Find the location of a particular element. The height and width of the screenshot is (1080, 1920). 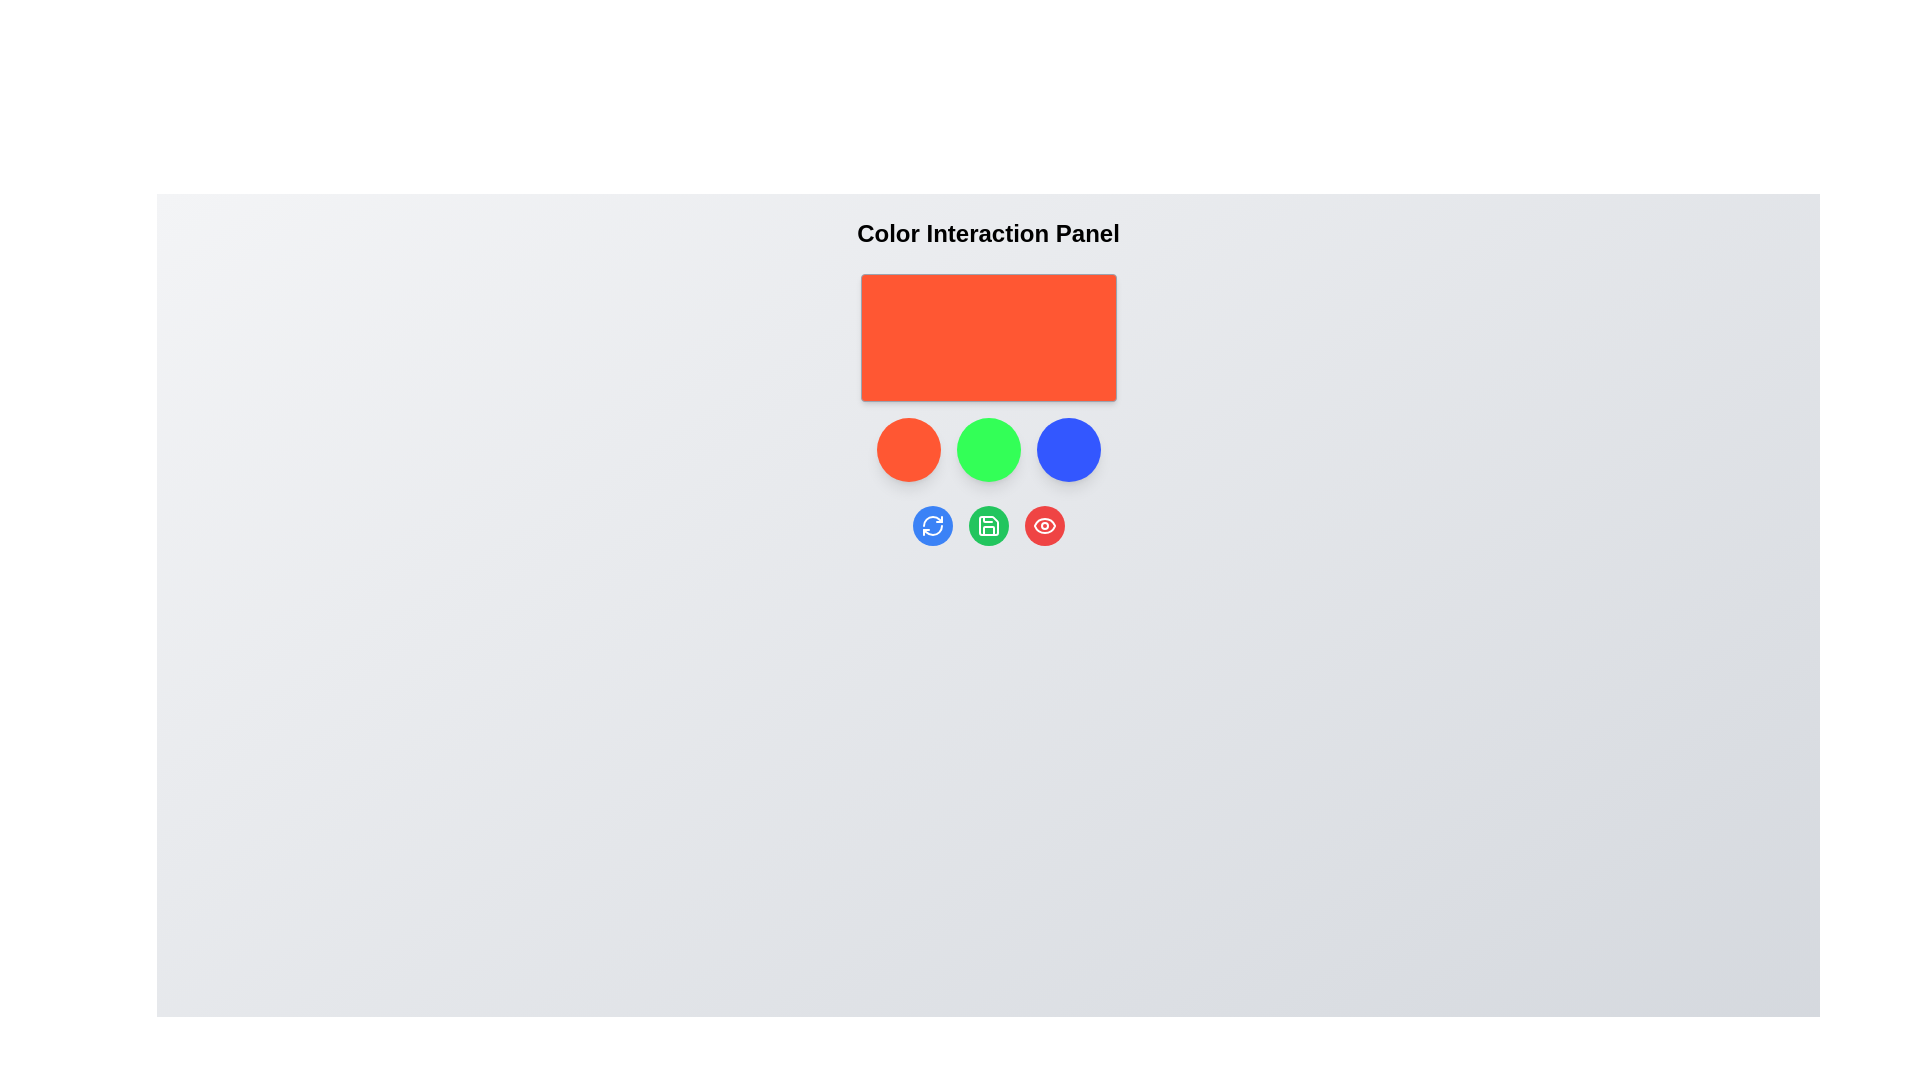

the fourth button from the left in the 'Color Interaction Panel' that has an eye icon is located at coordinates (1043, 524).